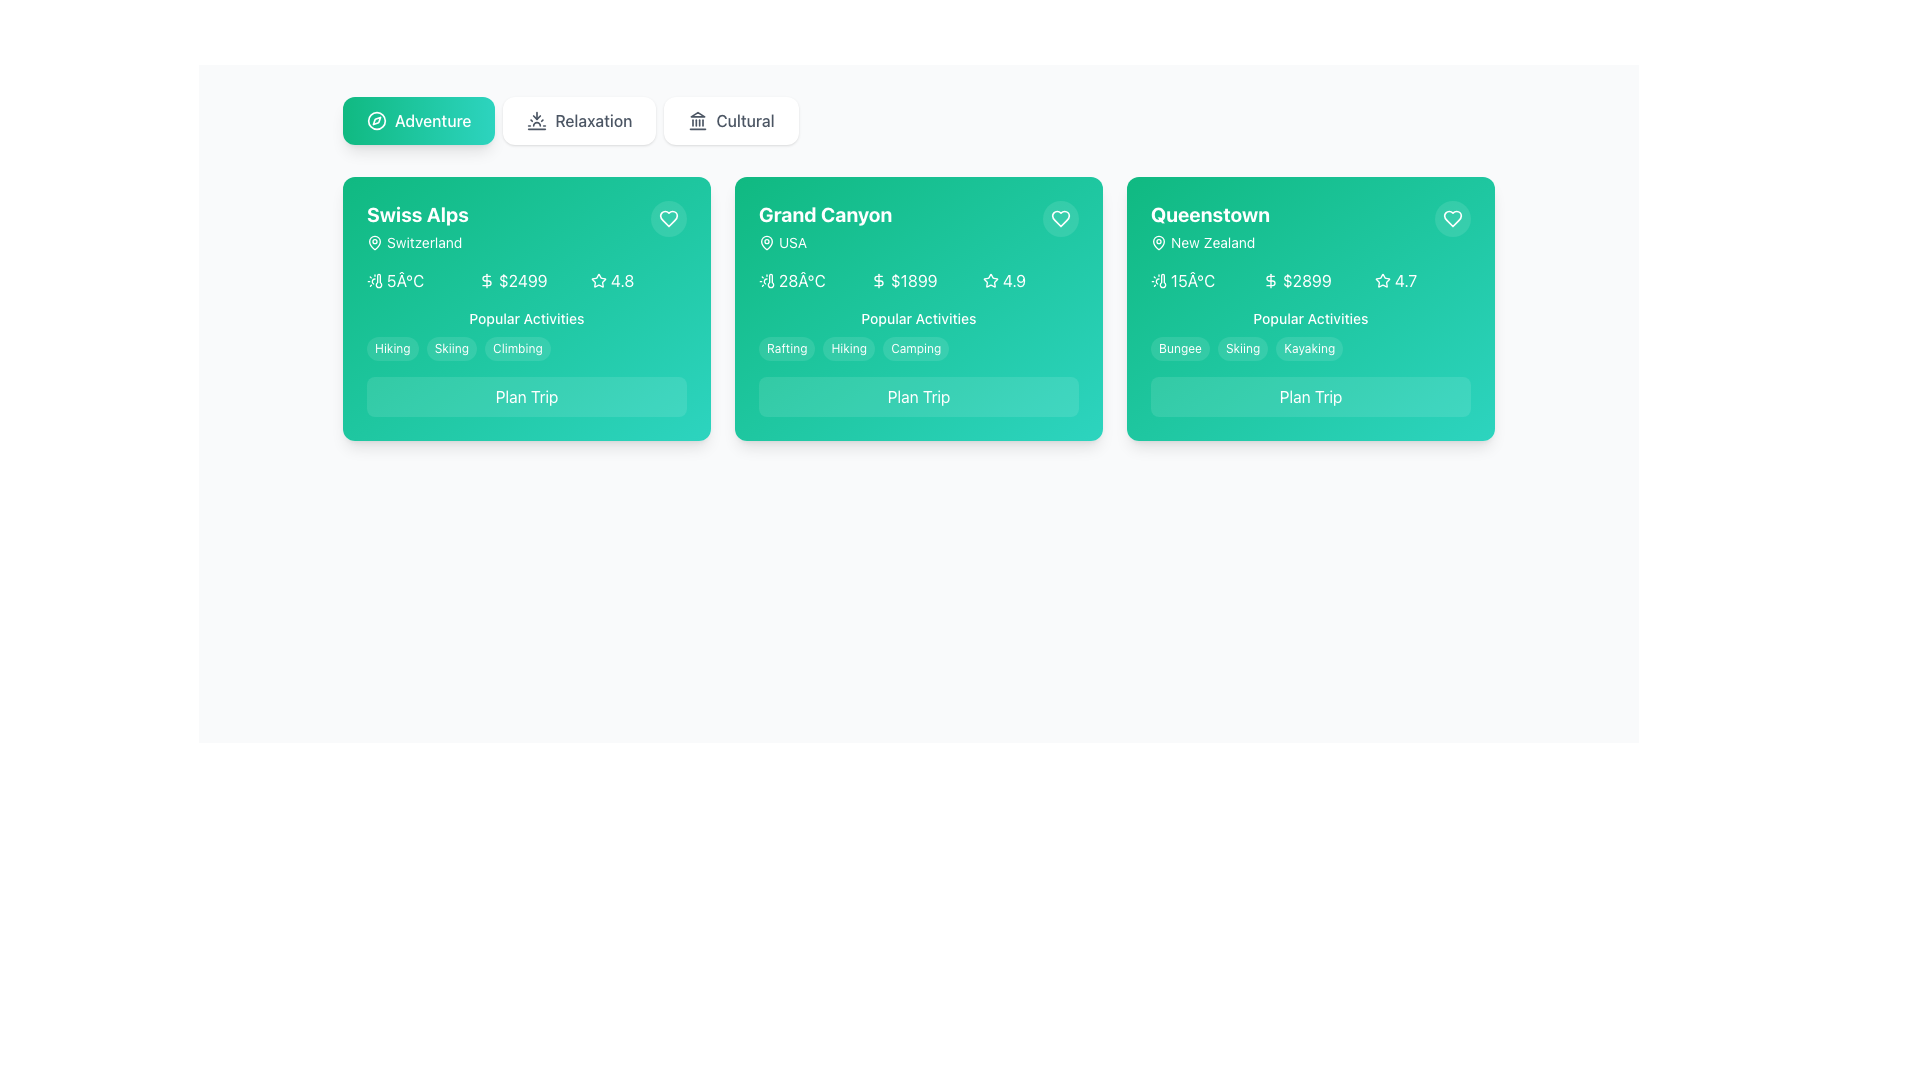  What do you see at coordinates (377, 120) in the screenshot?
I see `the 'Adventure' button which contains the adventure icon positioned near its left edge, adjacent to the text 'Adventure'` at bounding box center [377, 120].